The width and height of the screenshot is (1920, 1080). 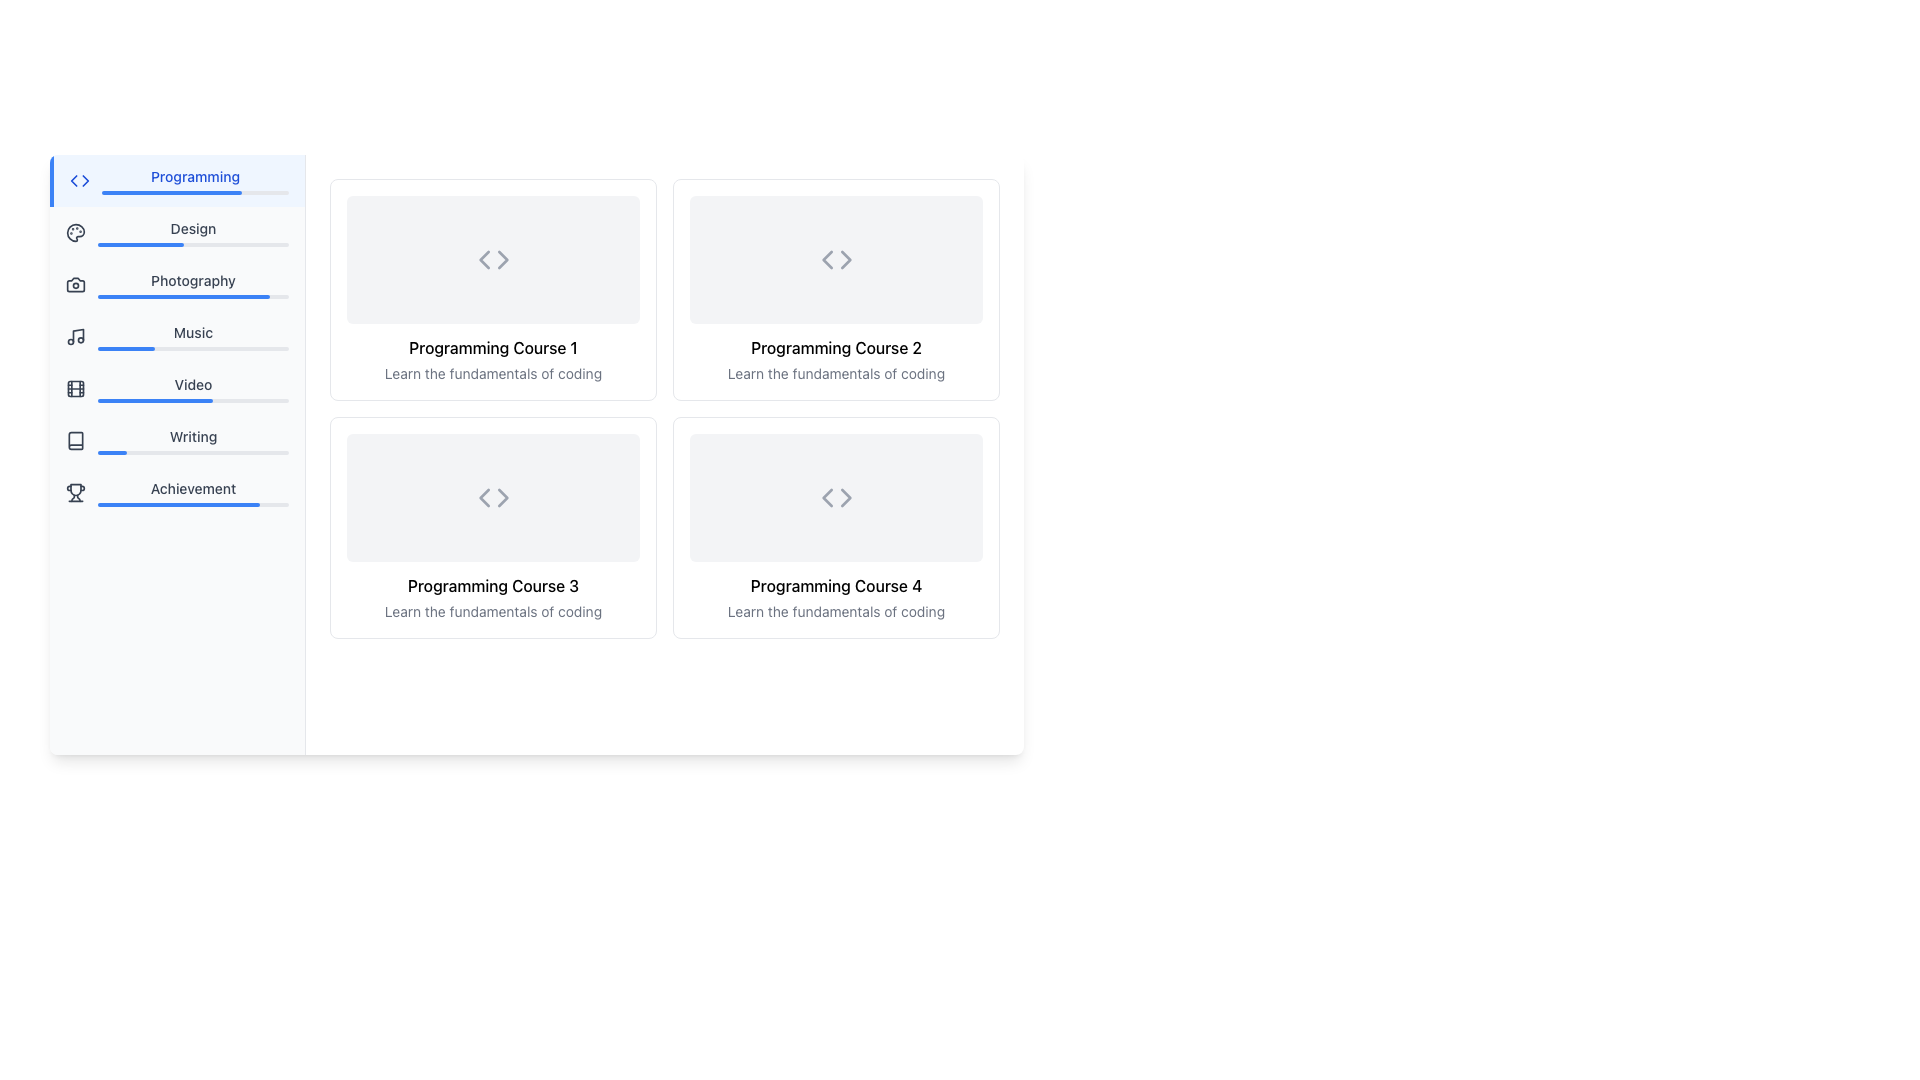 I want to click on the SVG icon representing code, which consists of two inward-pointing chevrons, located at the center of the first card in the grid of programming courses, so click(x=493, y=258).